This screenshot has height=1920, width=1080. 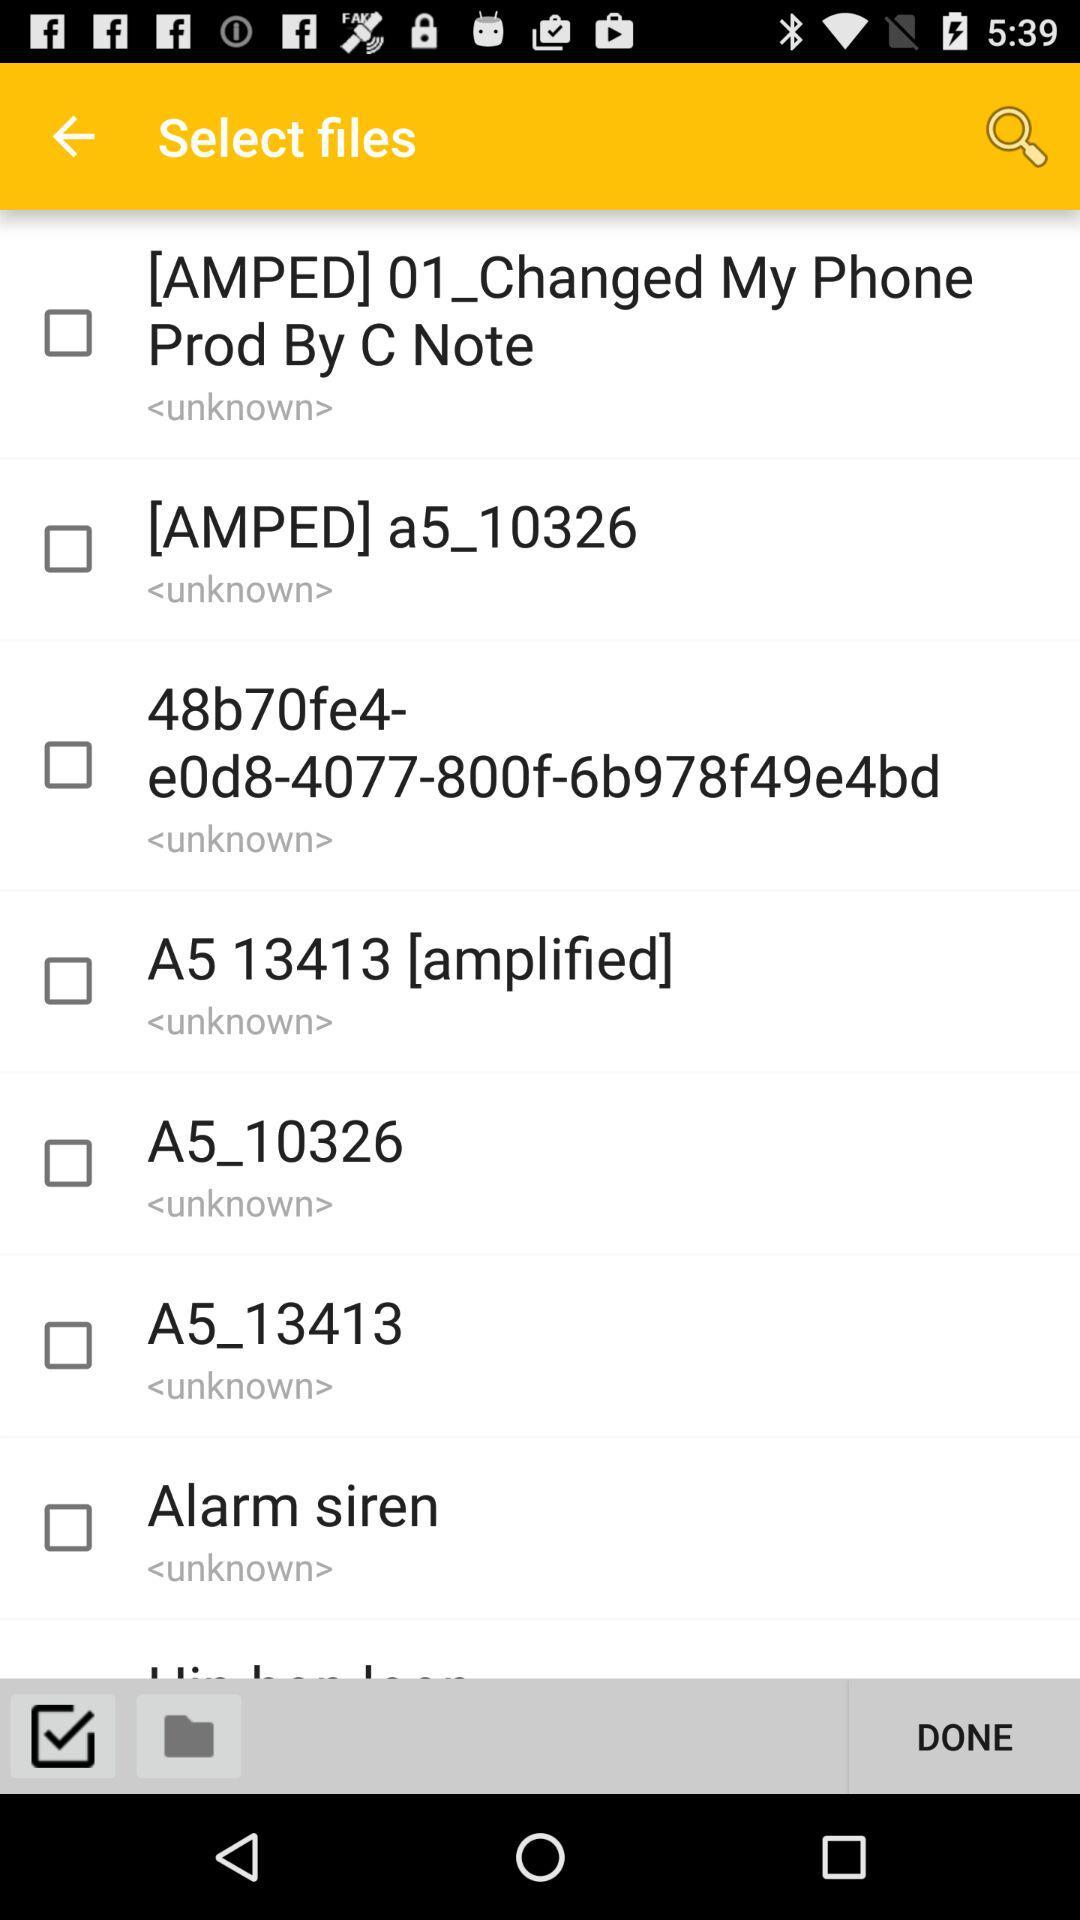 What do you see at coordinates (85, 1527) in the screenshot?
I see `alarm box` at bounding box center [85, 1527].